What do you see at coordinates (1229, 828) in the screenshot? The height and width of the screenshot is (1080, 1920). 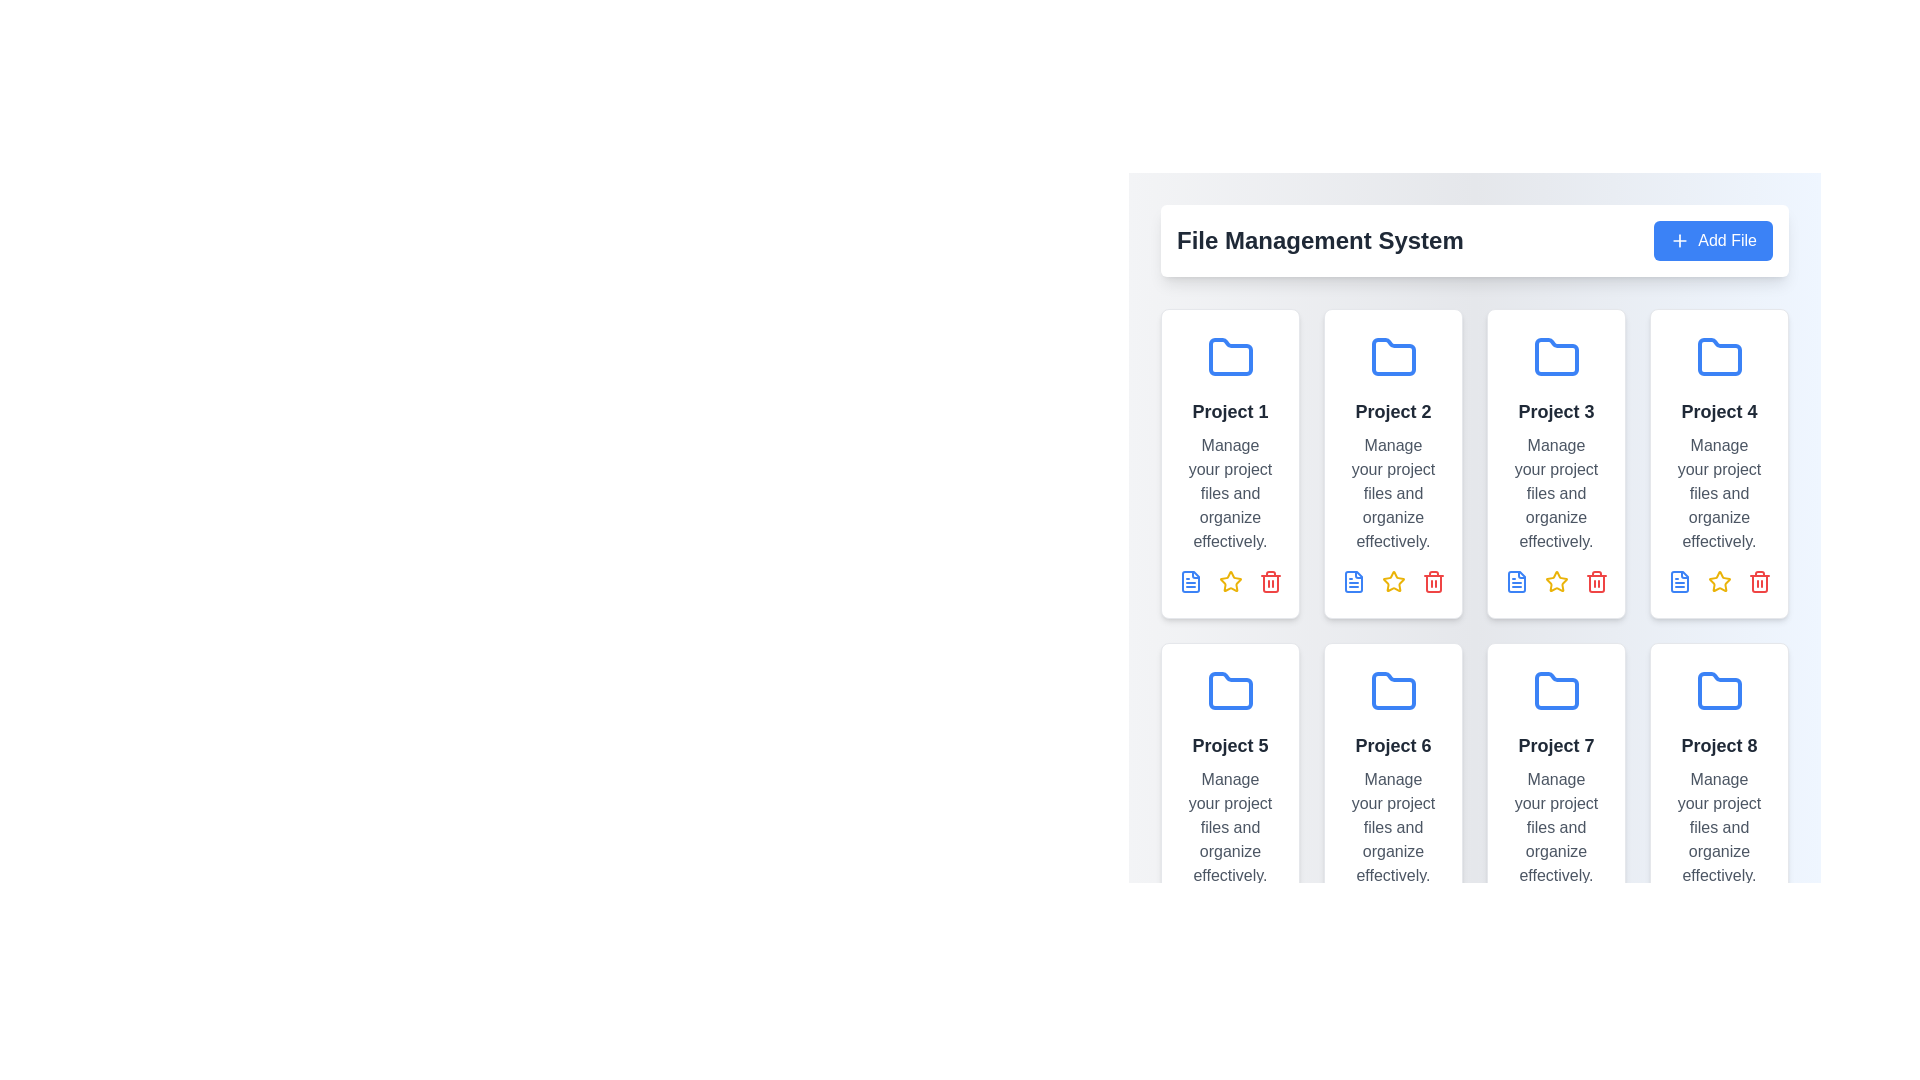 I see `the descriptive text element located under the heading 'Project 5' in the fifth project card, which summarizes the purpose of the project` at bounding box center [1229, 828].